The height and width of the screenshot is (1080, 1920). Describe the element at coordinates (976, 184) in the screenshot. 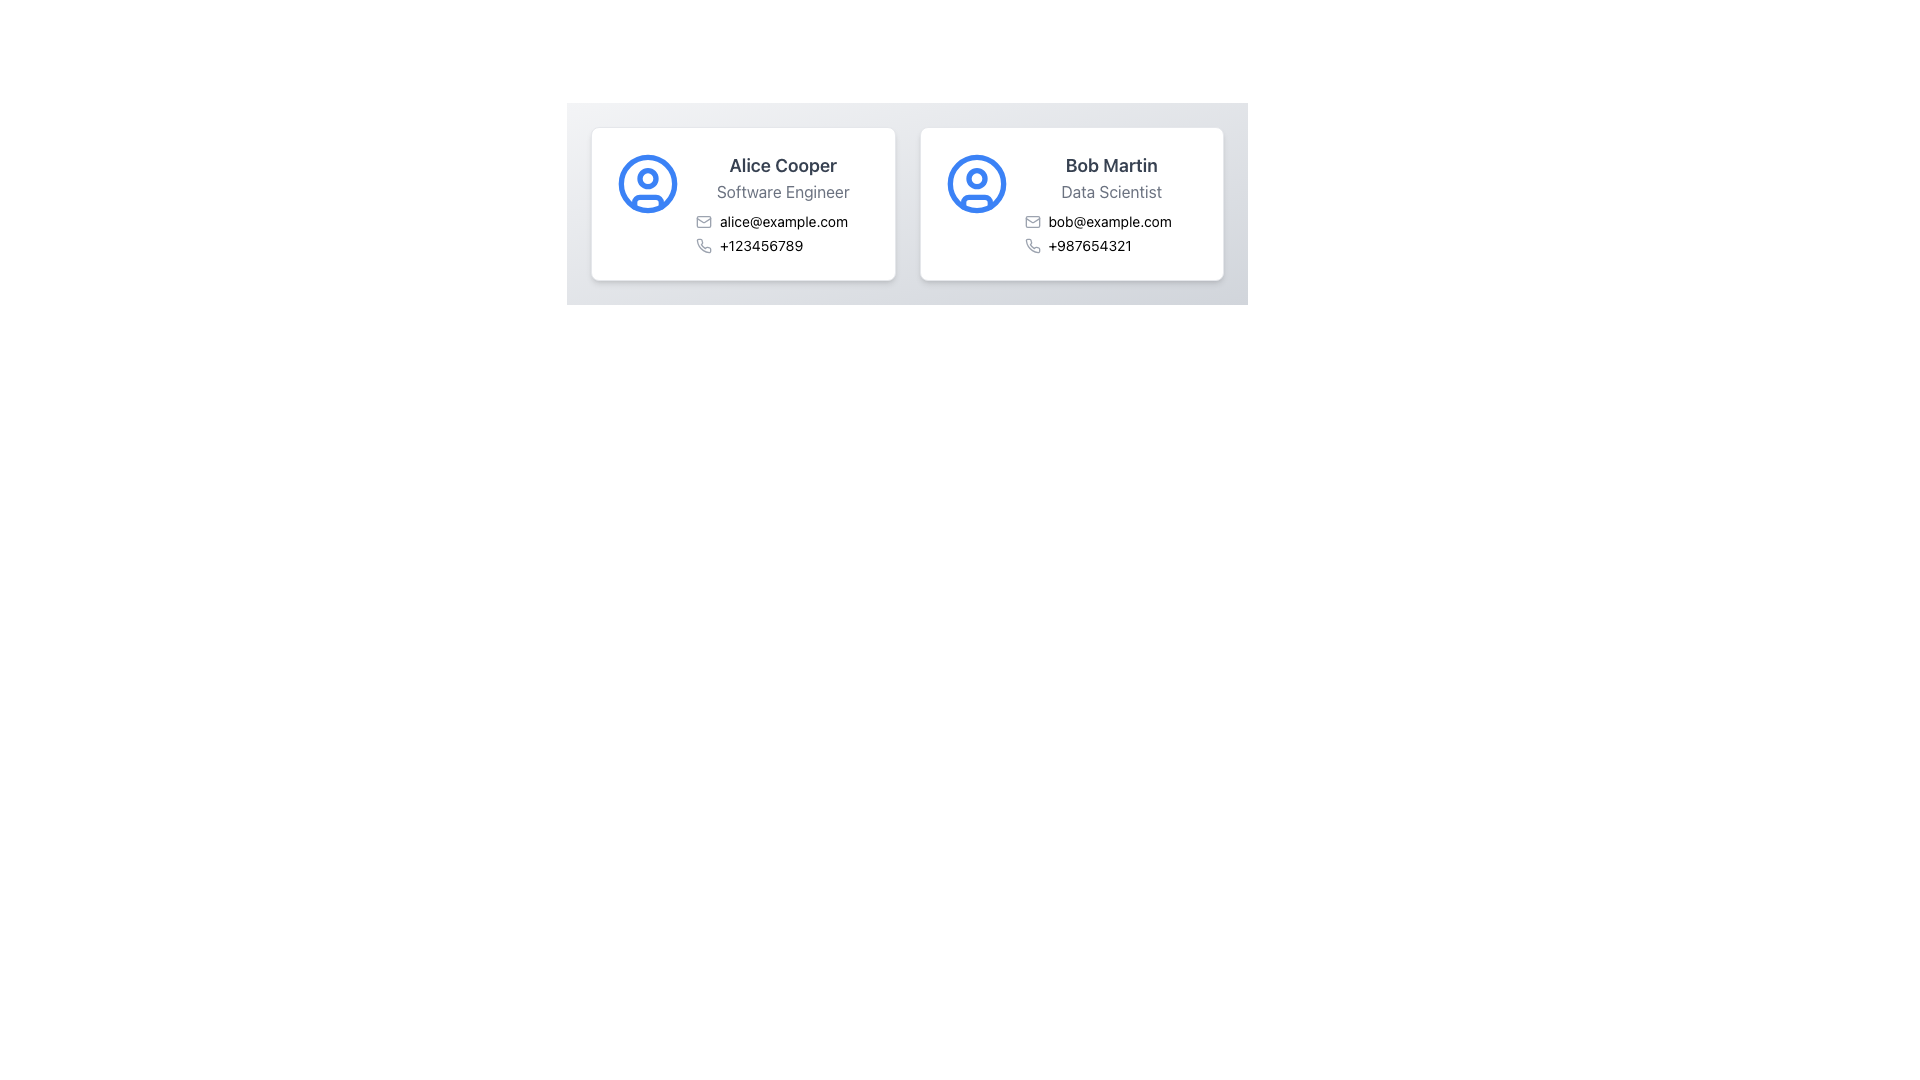

I see `the circular outline of the user avatar icon, which is part of the SVG in the avatar section of the rightmost card in a two-card layout` at that location.